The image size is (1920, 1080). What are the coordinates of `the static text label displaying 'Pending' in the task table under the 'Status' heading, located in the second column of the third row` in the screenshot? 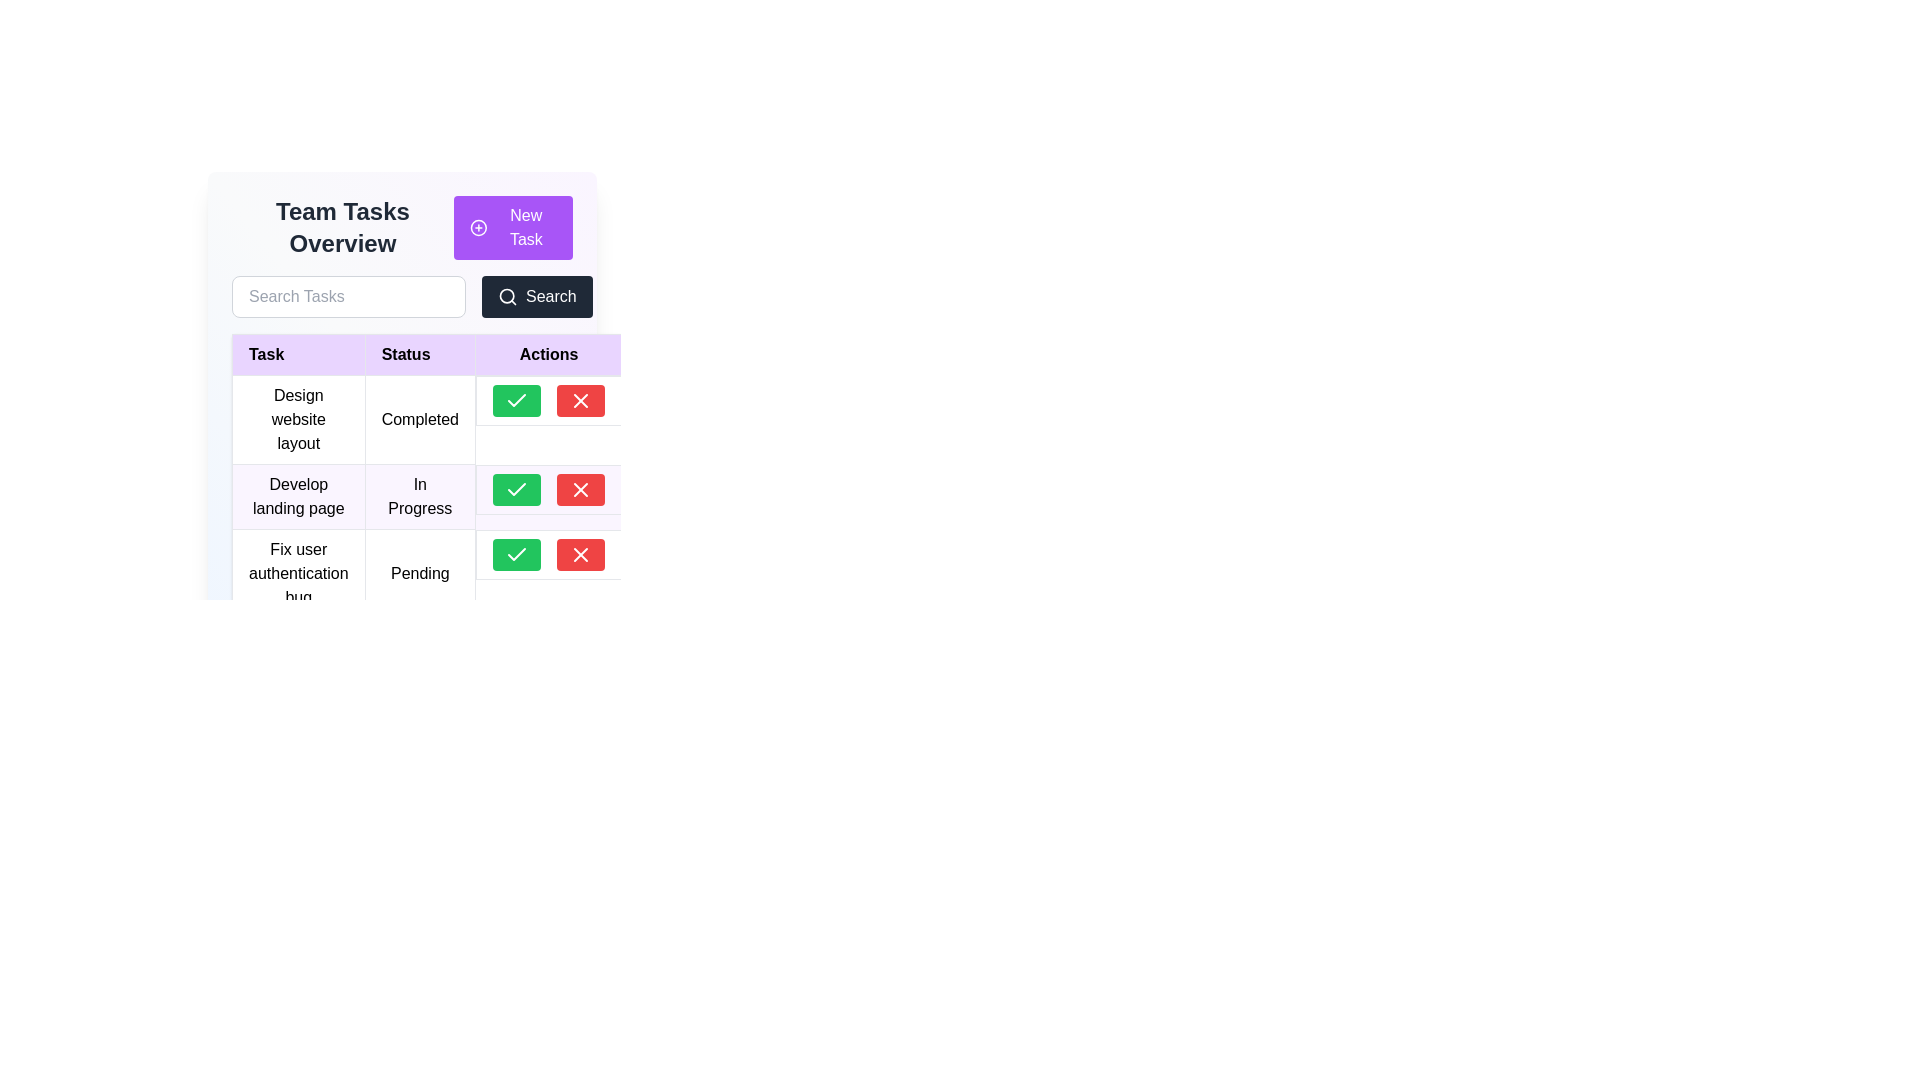 It's located at (419, 574).